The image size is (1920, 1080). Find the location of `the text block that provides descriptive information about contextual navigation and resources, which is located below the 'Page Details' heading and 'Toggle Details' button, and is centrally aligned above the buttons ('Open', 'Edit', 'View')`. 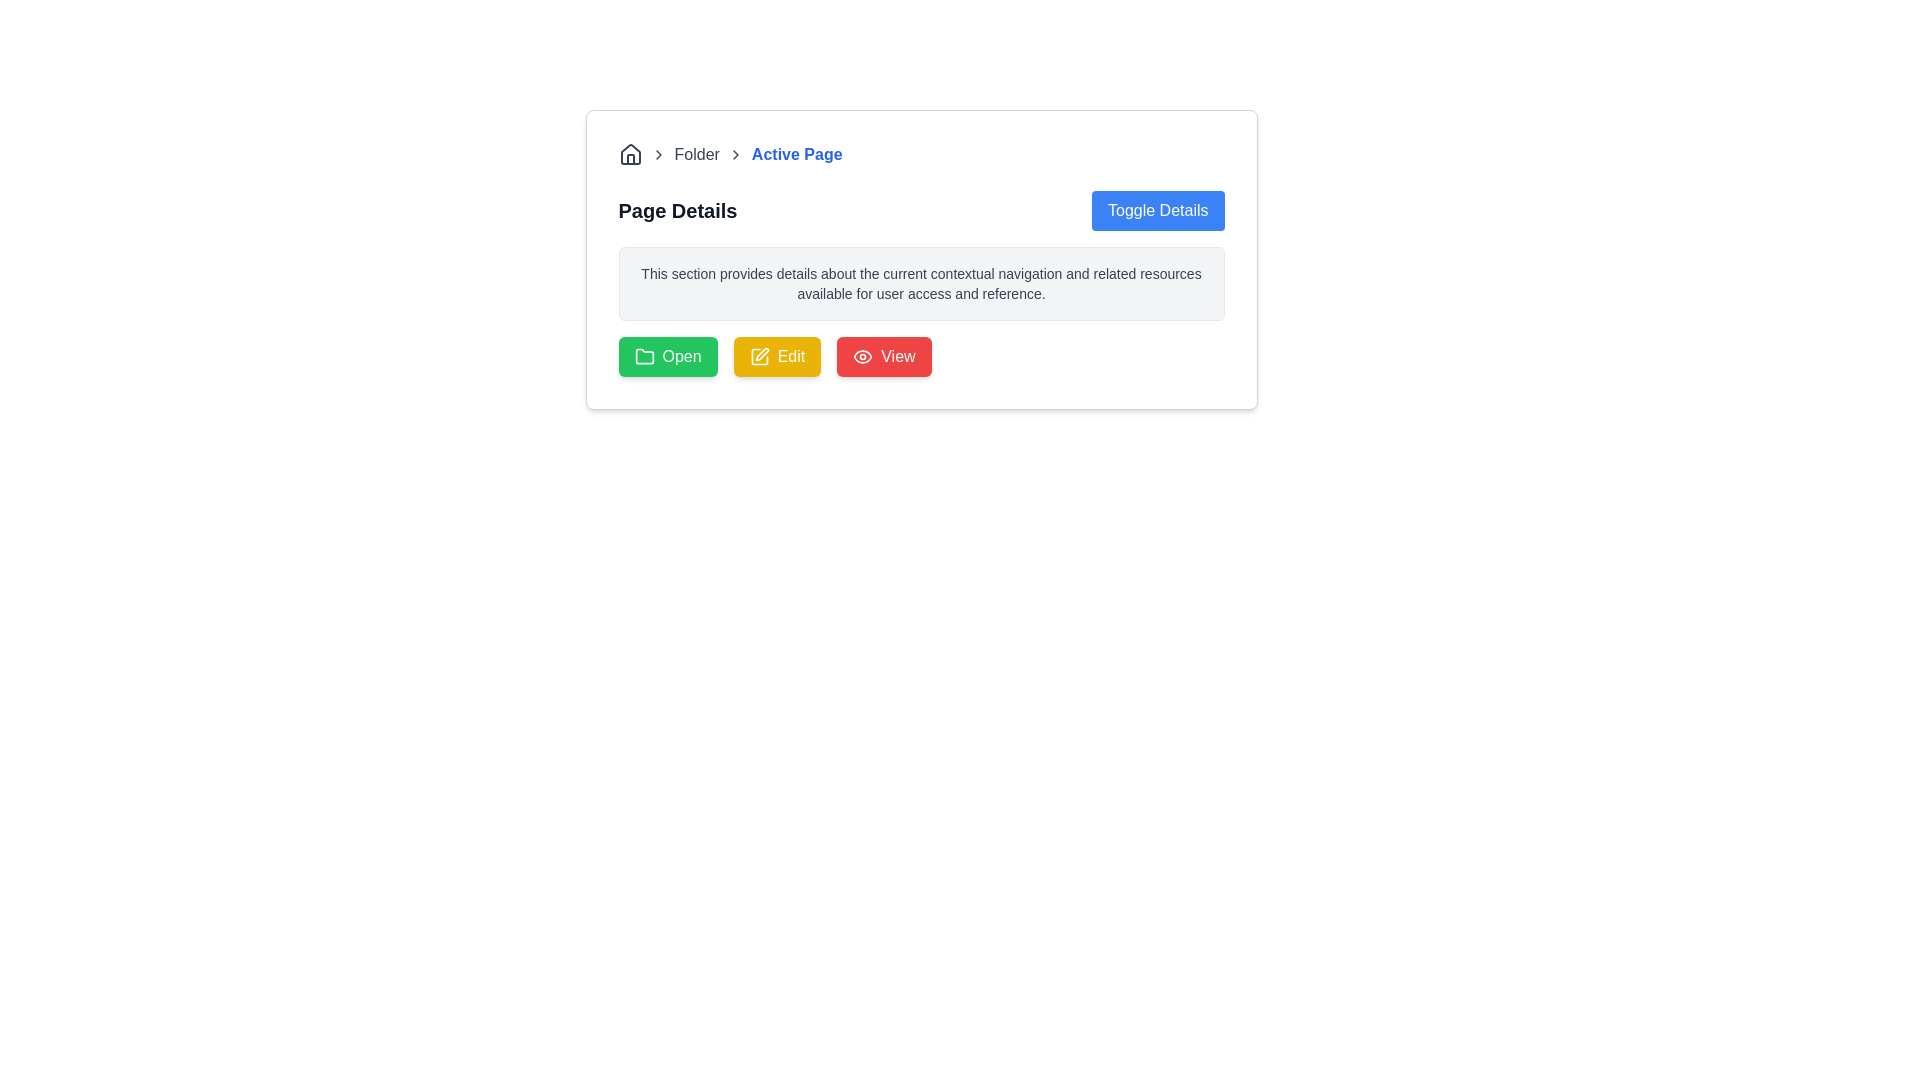

the text block that provides descriptive information about contextual navigation and resources, which is located below the 'Page Details' heading and 'Toggle Details' button, and is centrally aligned above the buttons ('Open', 'Edit', 'View') is located at coordinates (920, 284).